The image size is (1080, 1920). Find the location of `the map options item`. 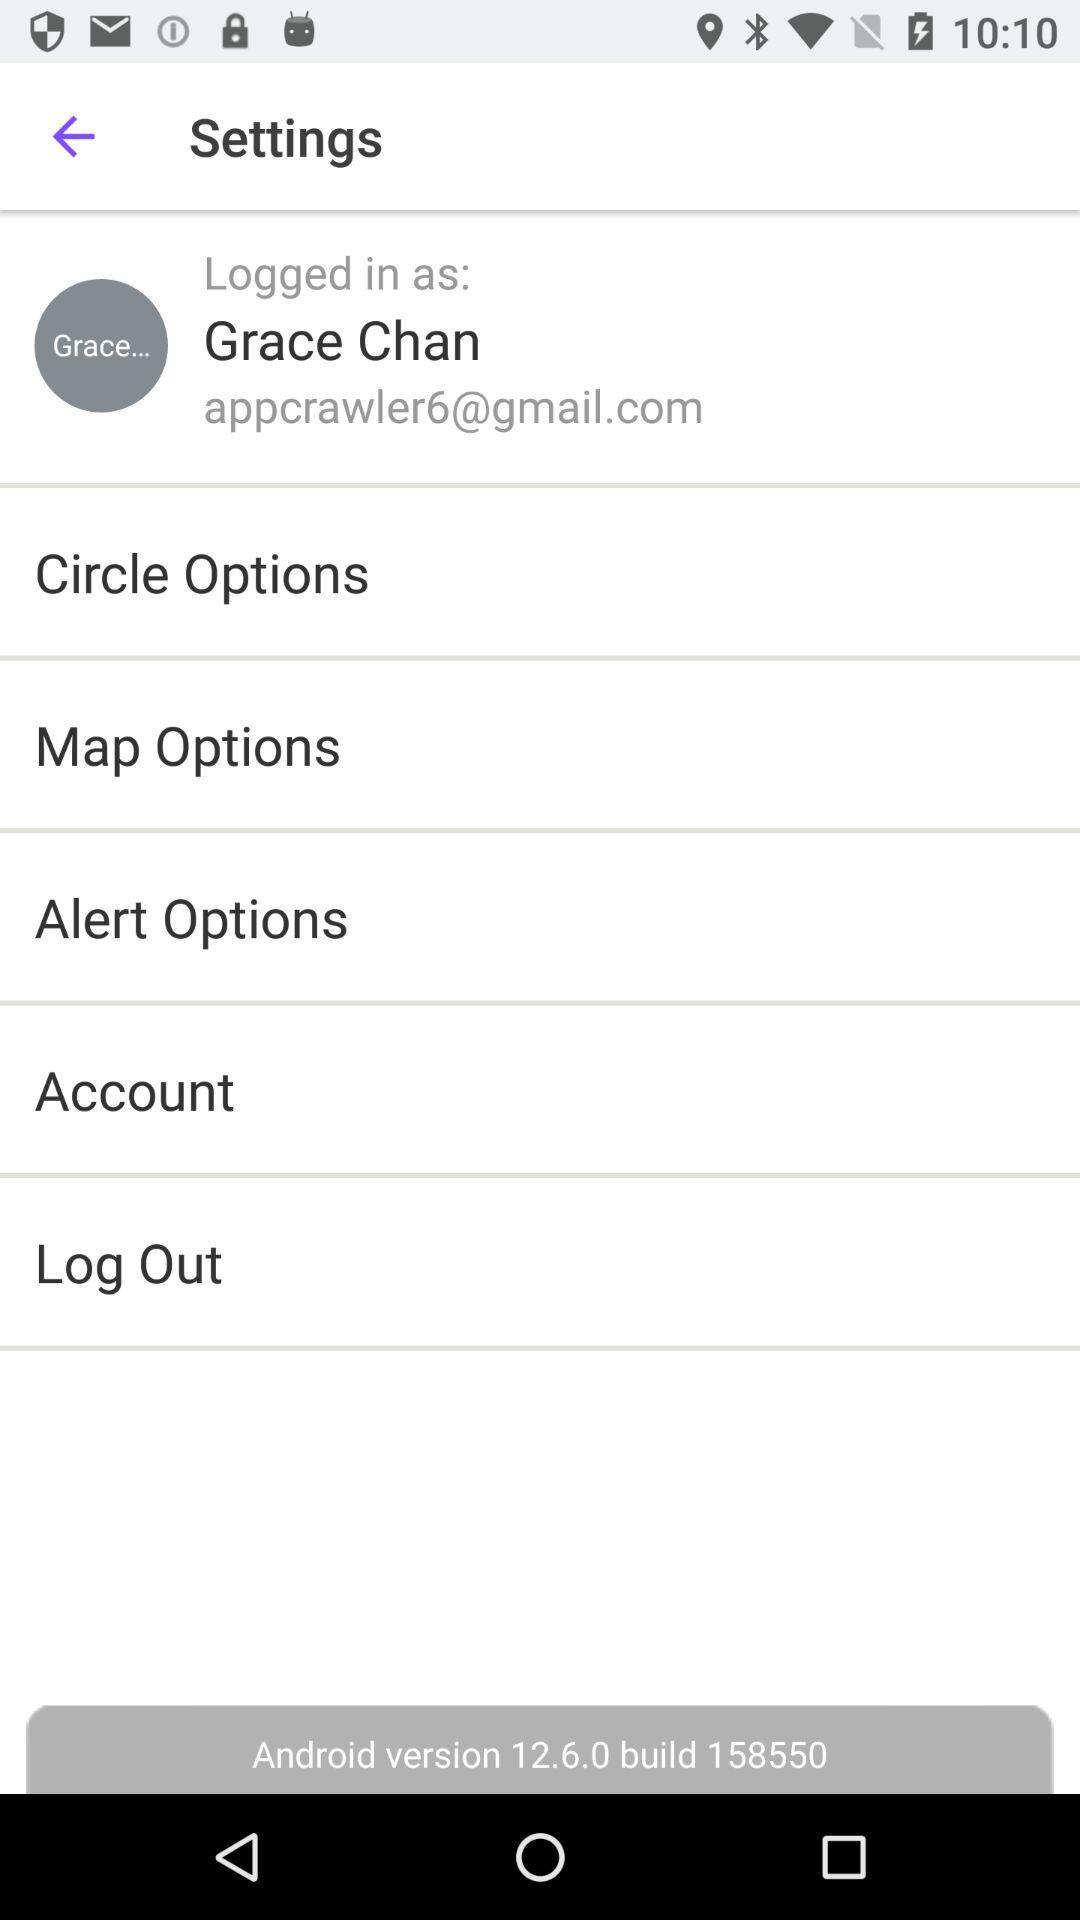

the map options item is located at coordinates (187, 743).